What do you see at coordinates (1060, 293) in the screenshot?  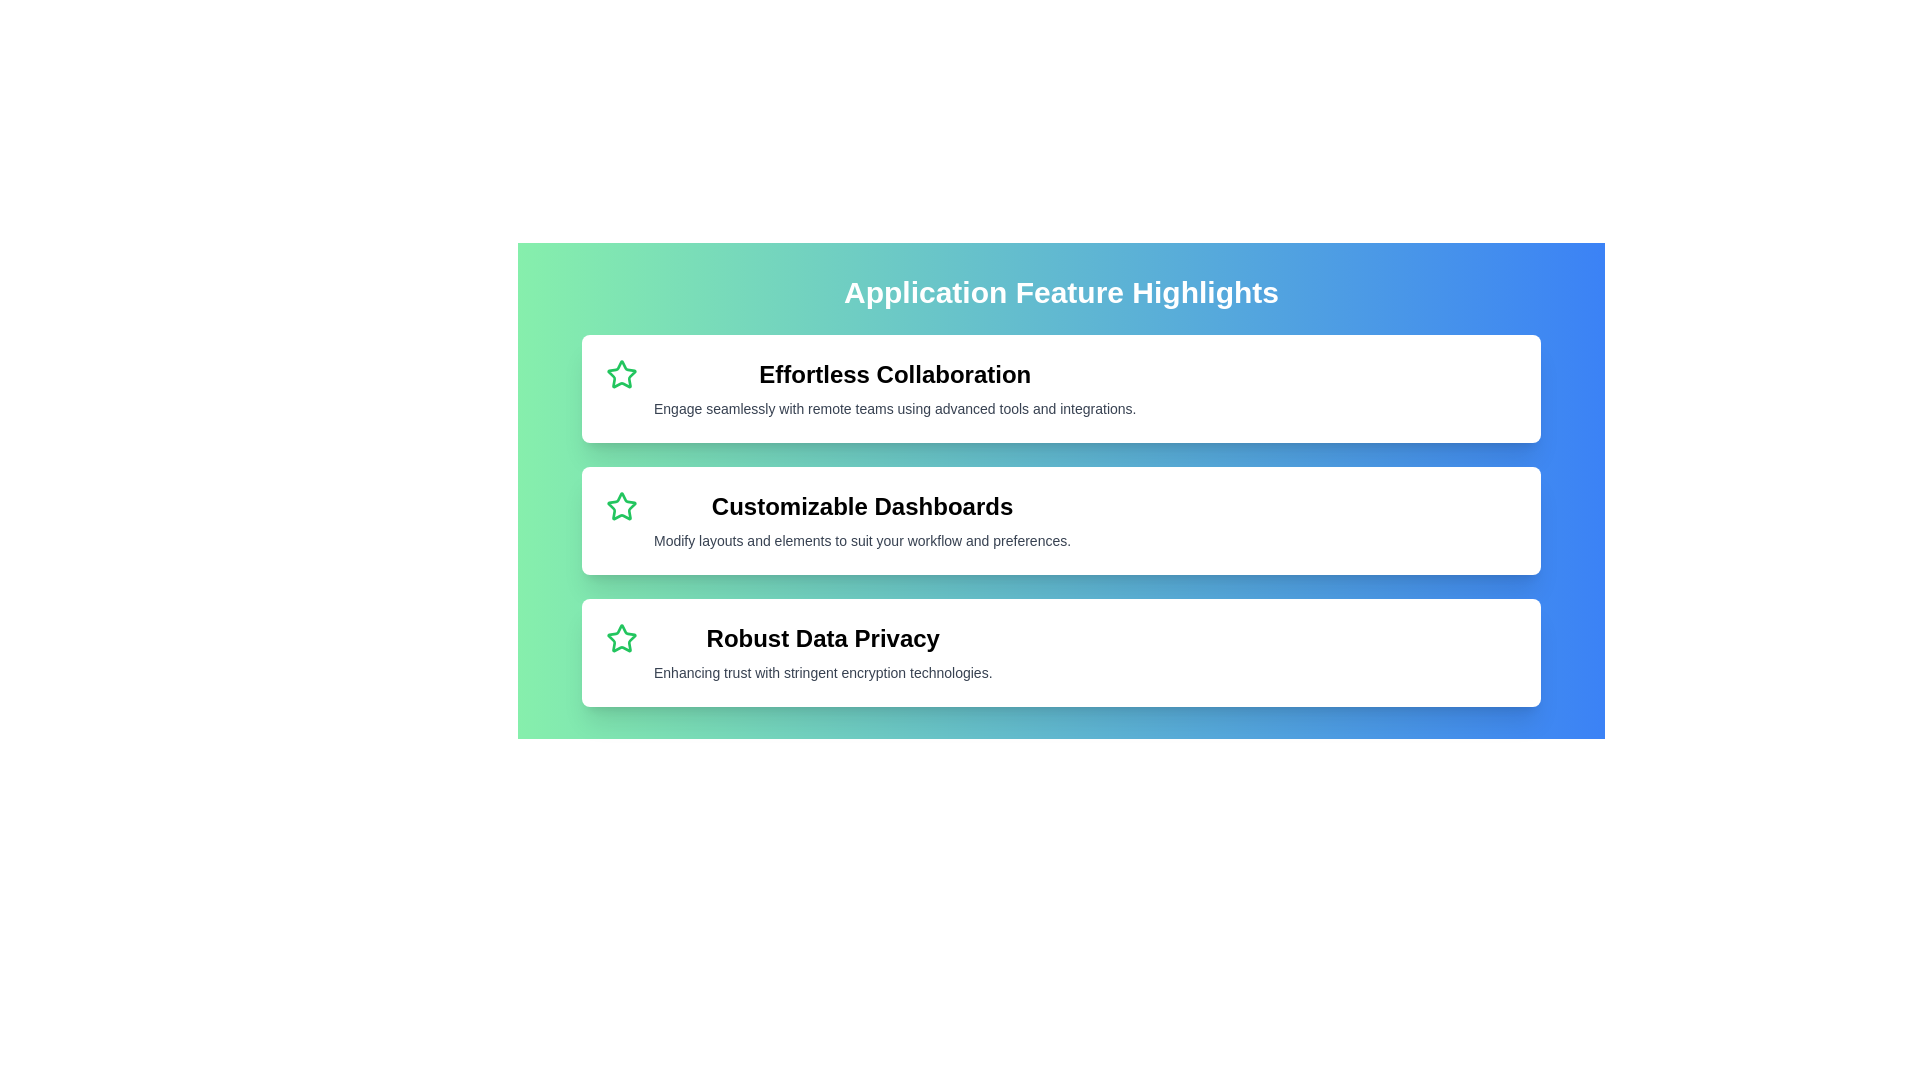 I see `the centered header text 'Application Feature Highlights' which is displayed in a bold and large font within a gradient background` at bounding box center [1060, 293].